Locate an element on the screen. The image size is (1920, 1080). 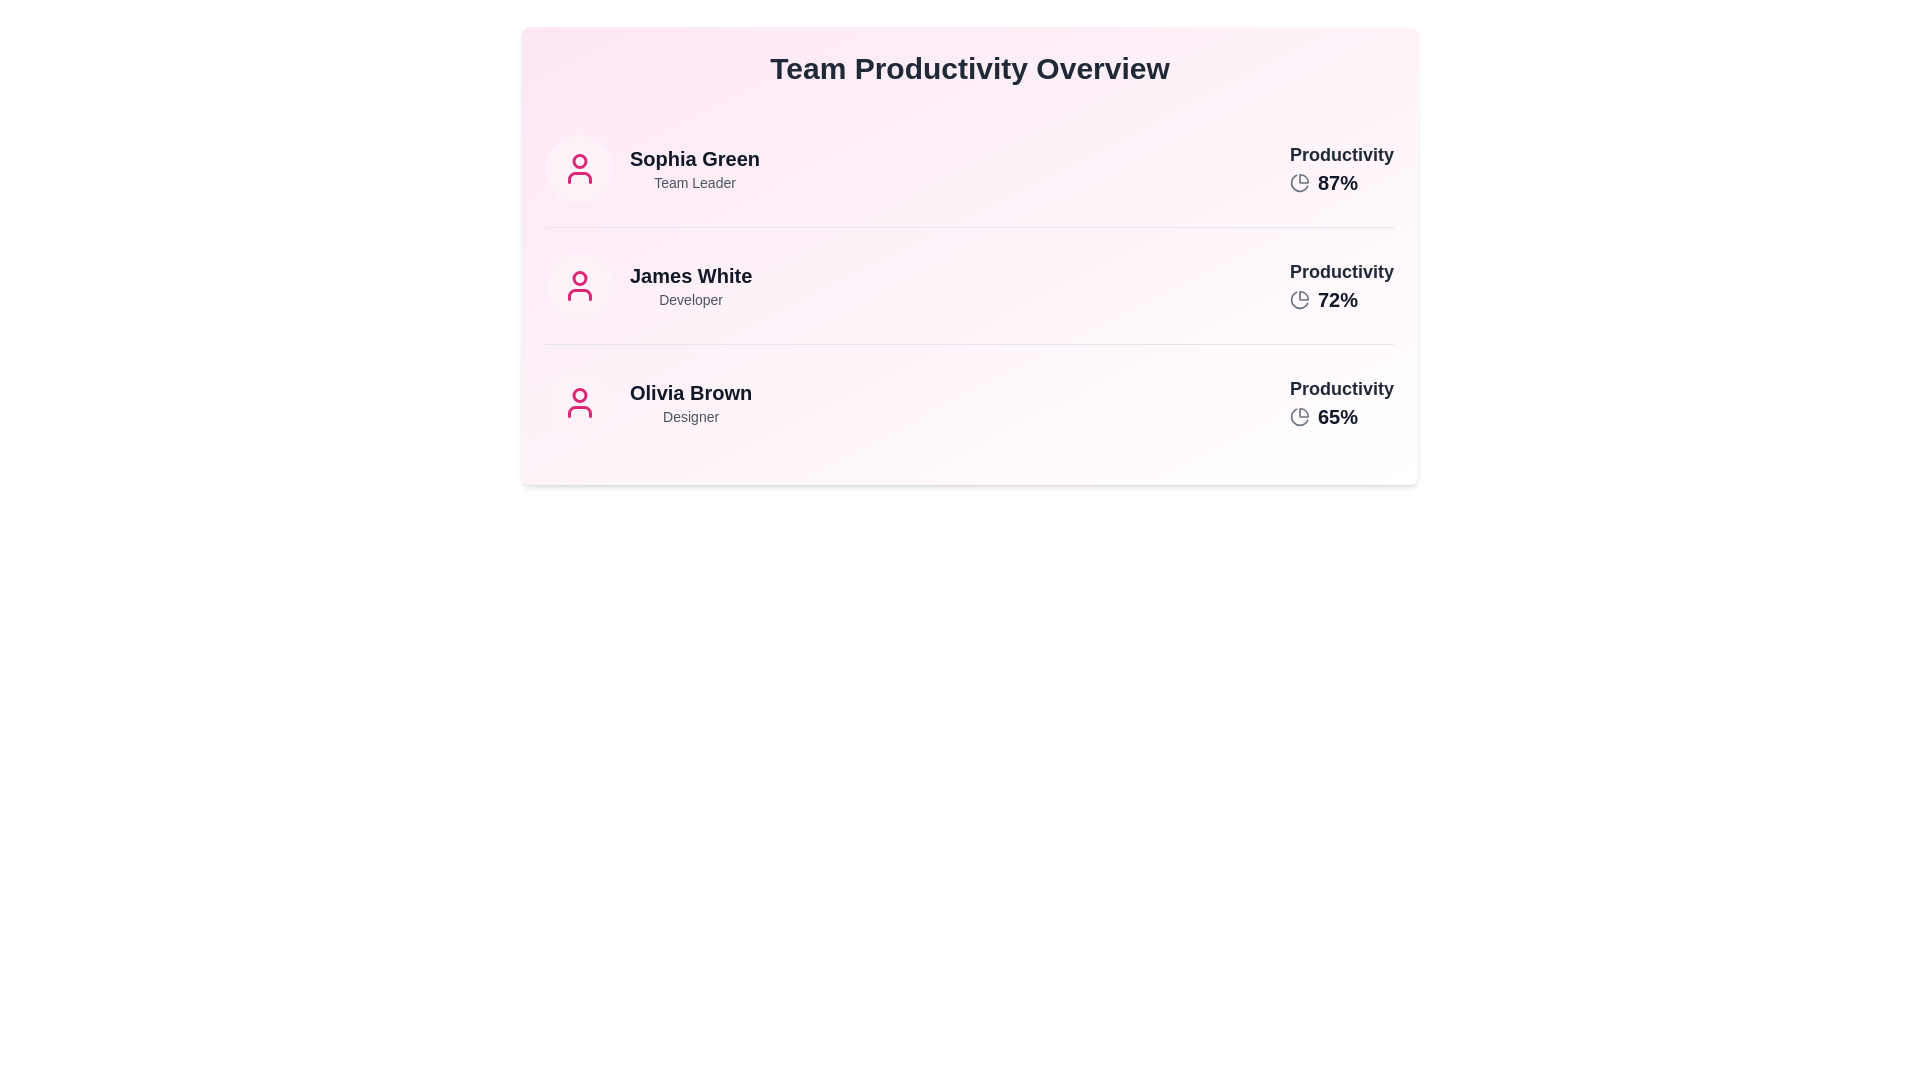
the SVG Circle representing the head of the user icon for James White, which is located in the second row of the list, aligned to the left side is located at coordinates (579, 278).